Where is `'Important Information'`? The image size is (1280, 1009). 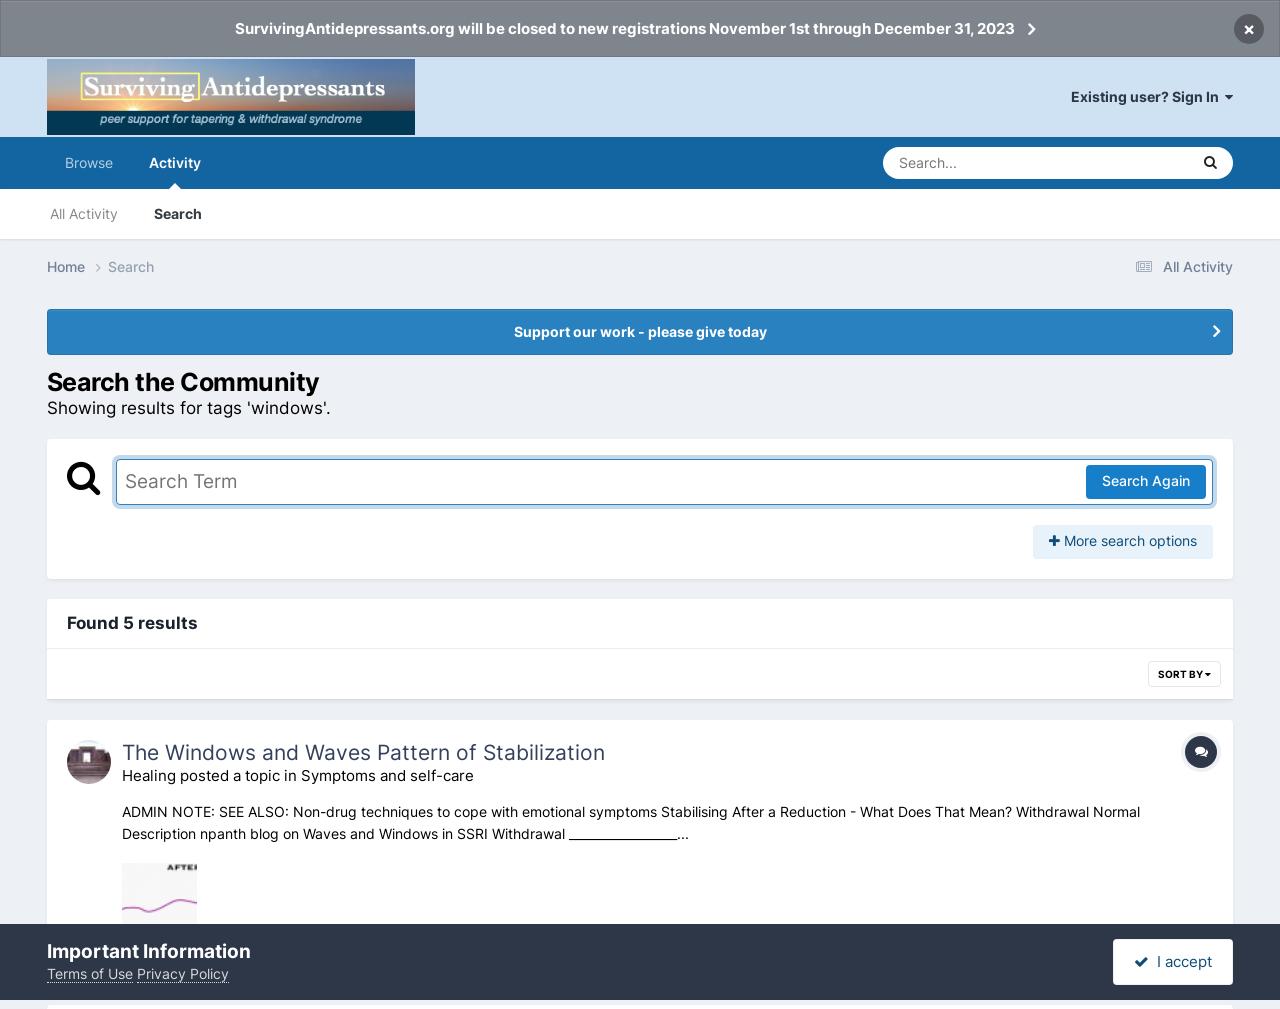
'Important Information' is located at coordinates (147, 950).